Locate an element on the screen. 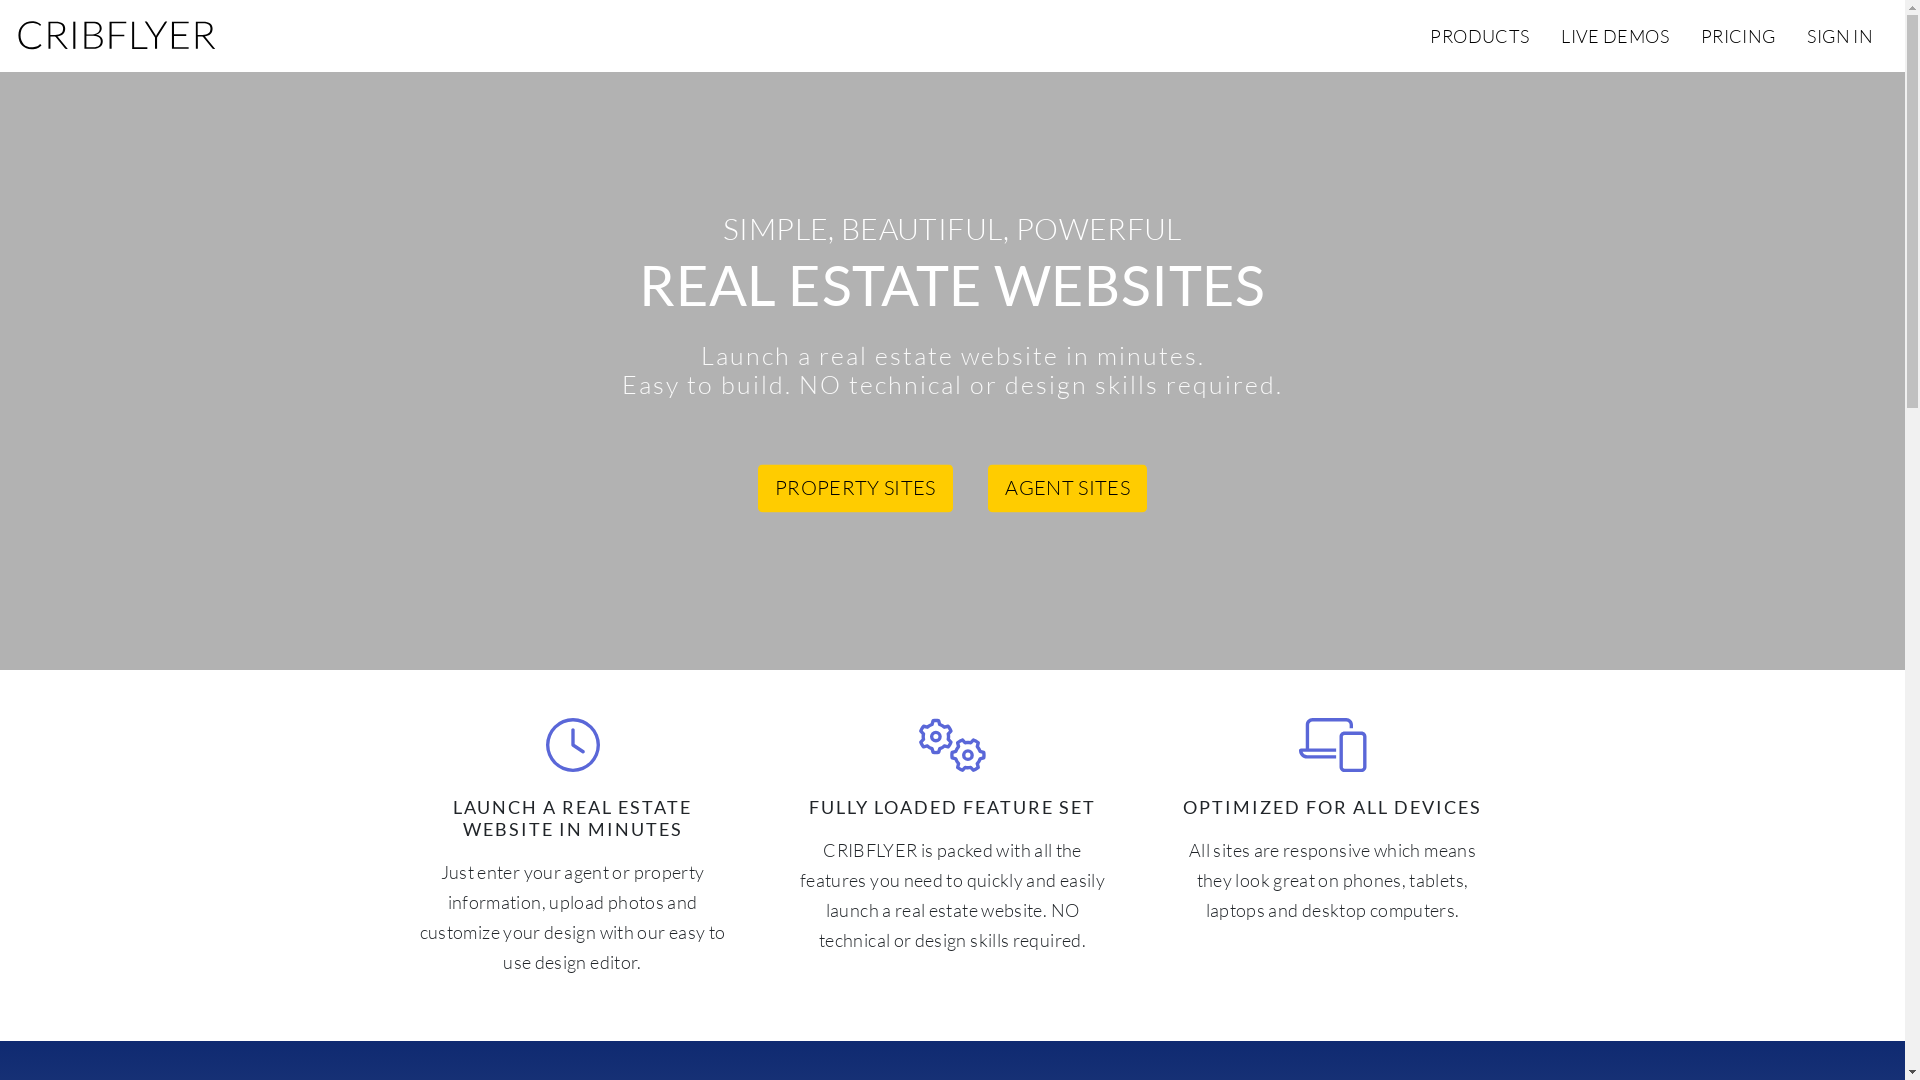  'PRODUCTS' is located at coordinates (1479, 35).